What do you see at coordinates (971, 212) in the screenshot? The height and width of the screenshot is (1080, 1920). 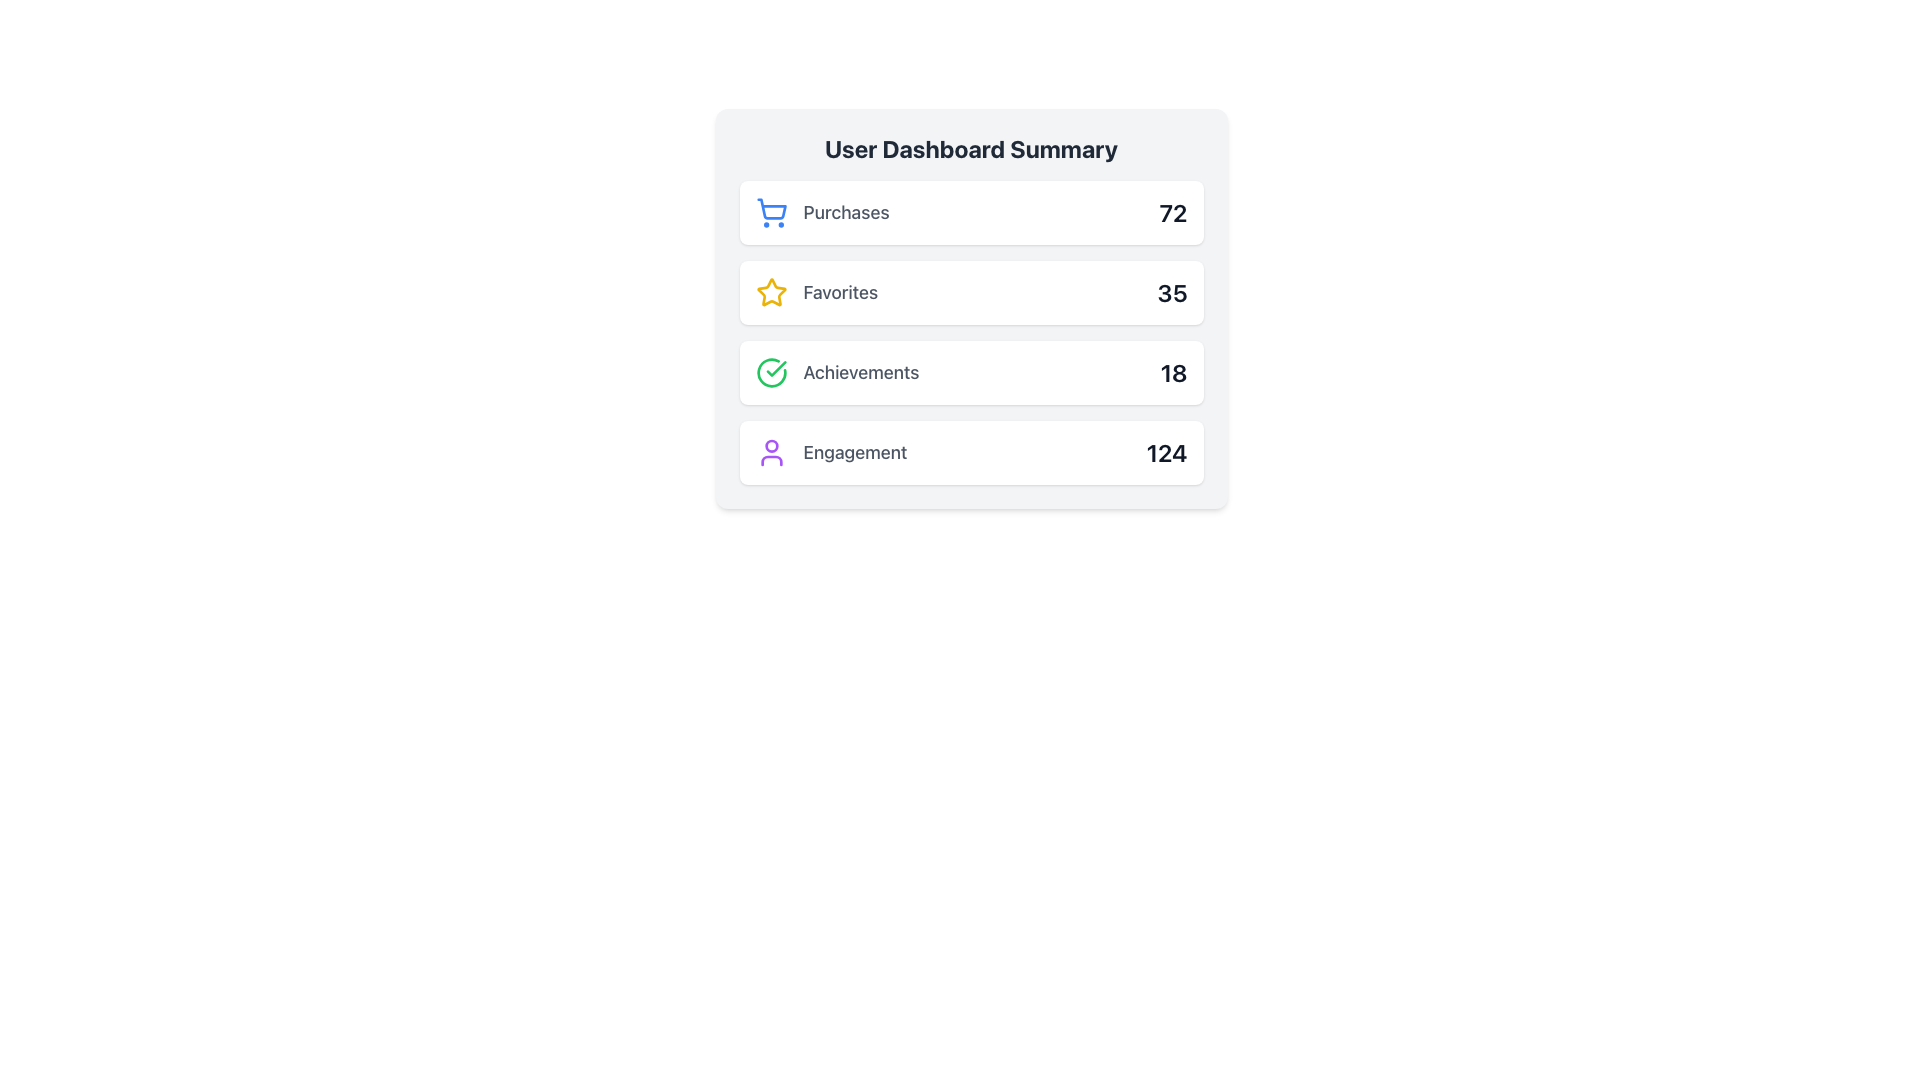 I see `the 'Purchases' summary card at the top of the list` at bounding box center [971, 212].